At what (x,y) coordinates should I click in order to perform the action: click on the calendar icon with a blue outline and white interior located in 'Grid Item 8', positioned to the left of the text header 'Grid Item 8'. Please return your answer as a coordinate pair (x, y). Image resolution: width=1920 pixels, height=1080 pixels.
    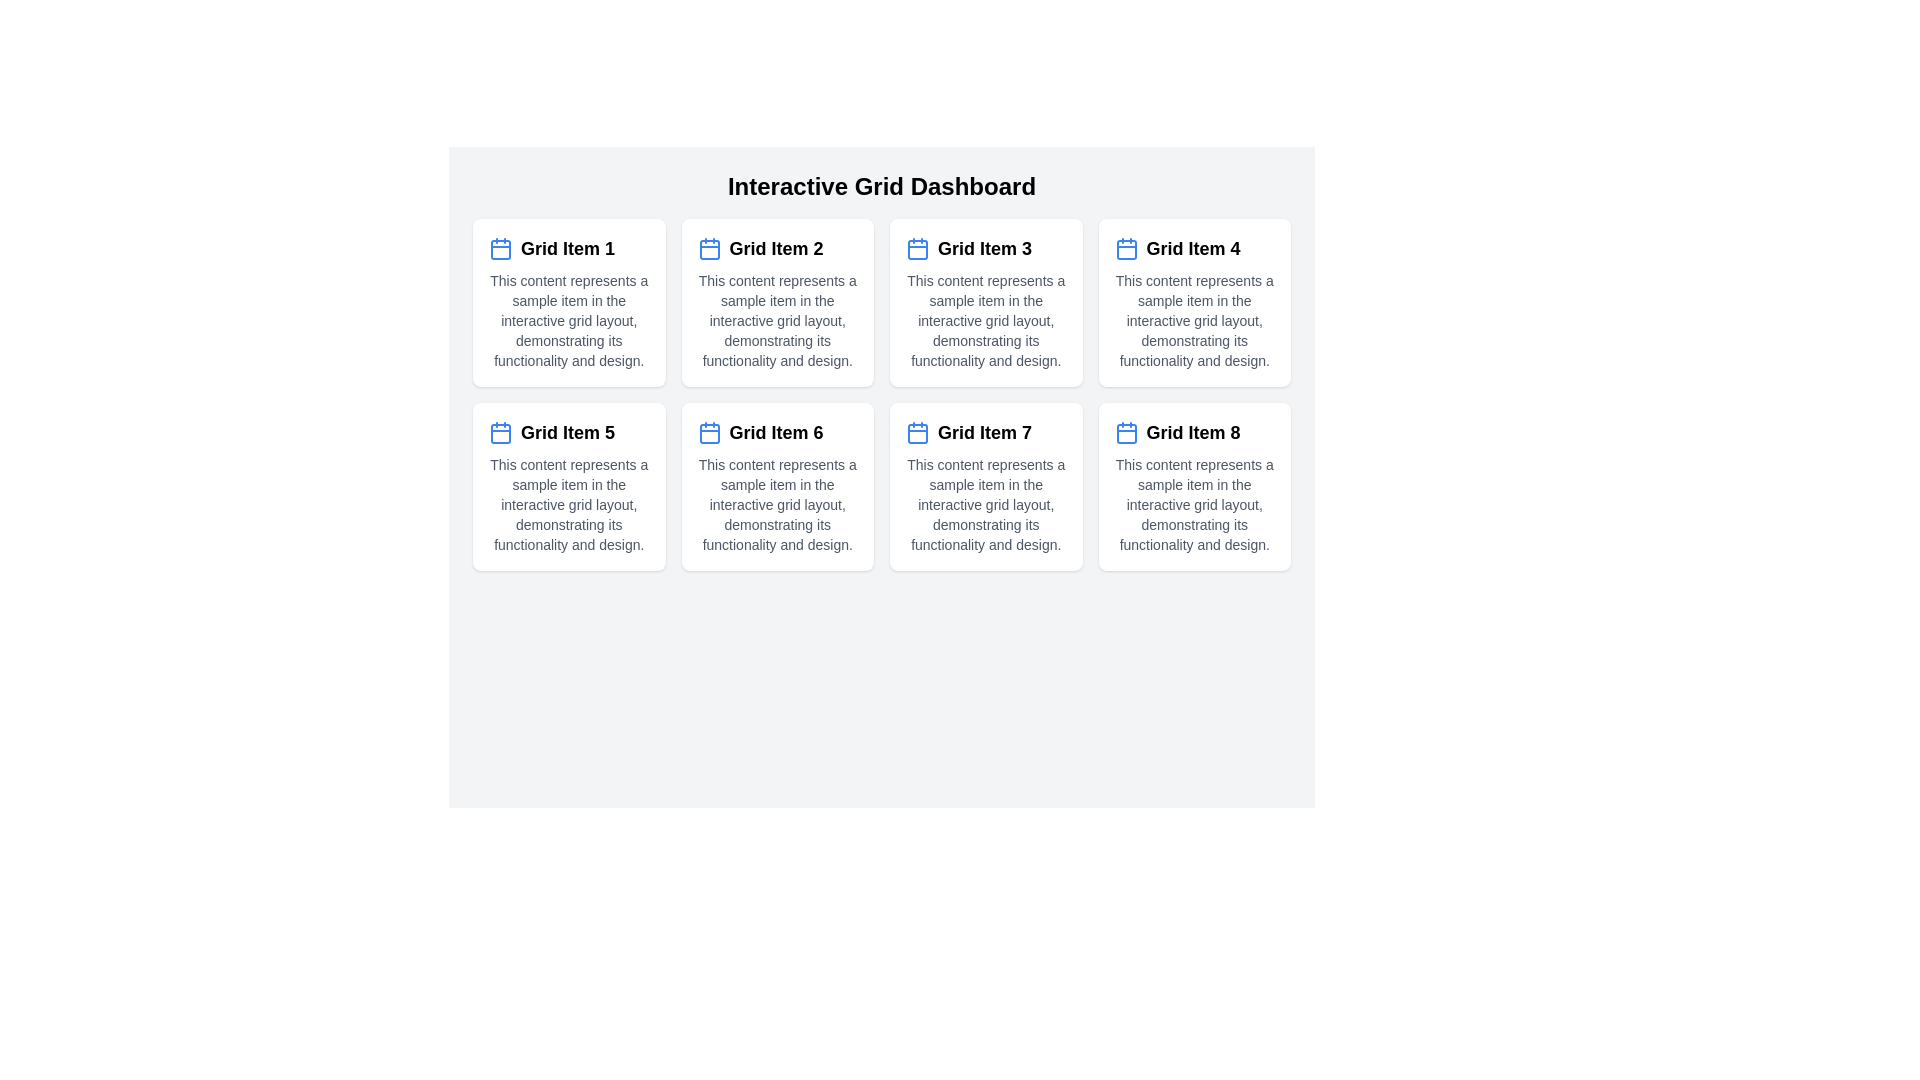
    Looking at the image, I should click on (1126, 431).